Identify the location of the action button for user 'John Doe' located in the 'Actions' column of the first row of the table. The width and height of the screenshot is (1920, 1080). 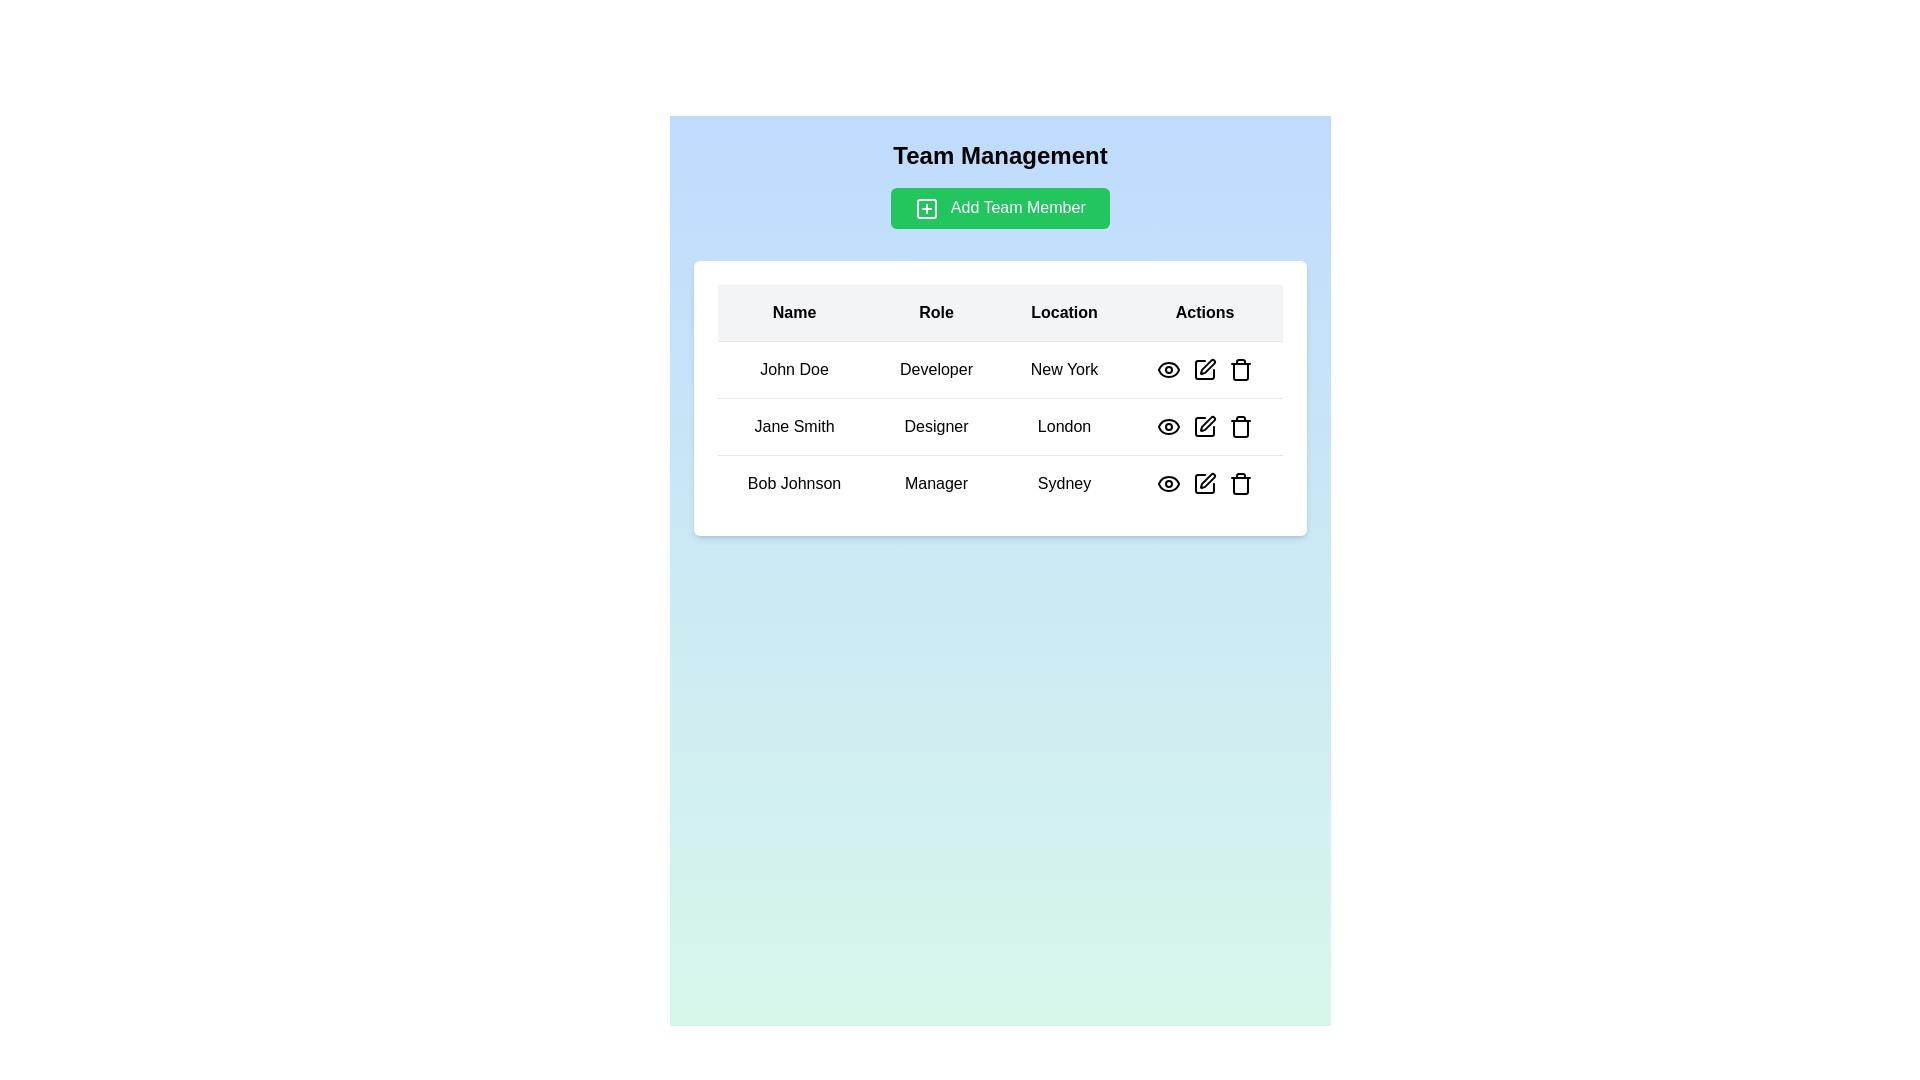
(1169, 369).